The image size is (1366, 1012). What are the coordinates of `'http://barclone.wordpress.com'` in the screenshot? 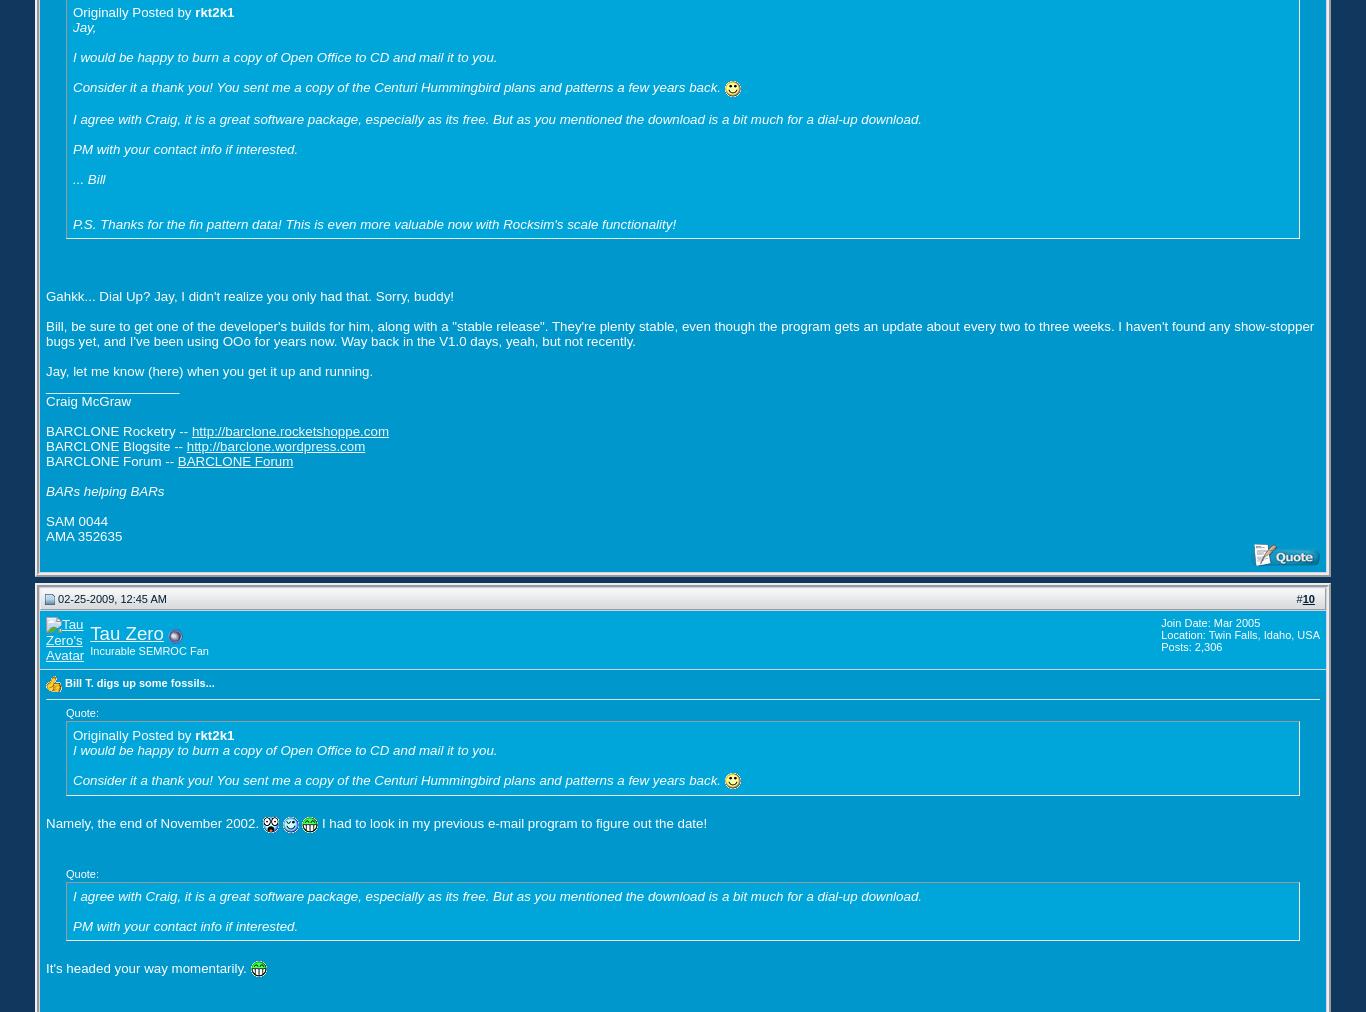 It's located at (275, 445).